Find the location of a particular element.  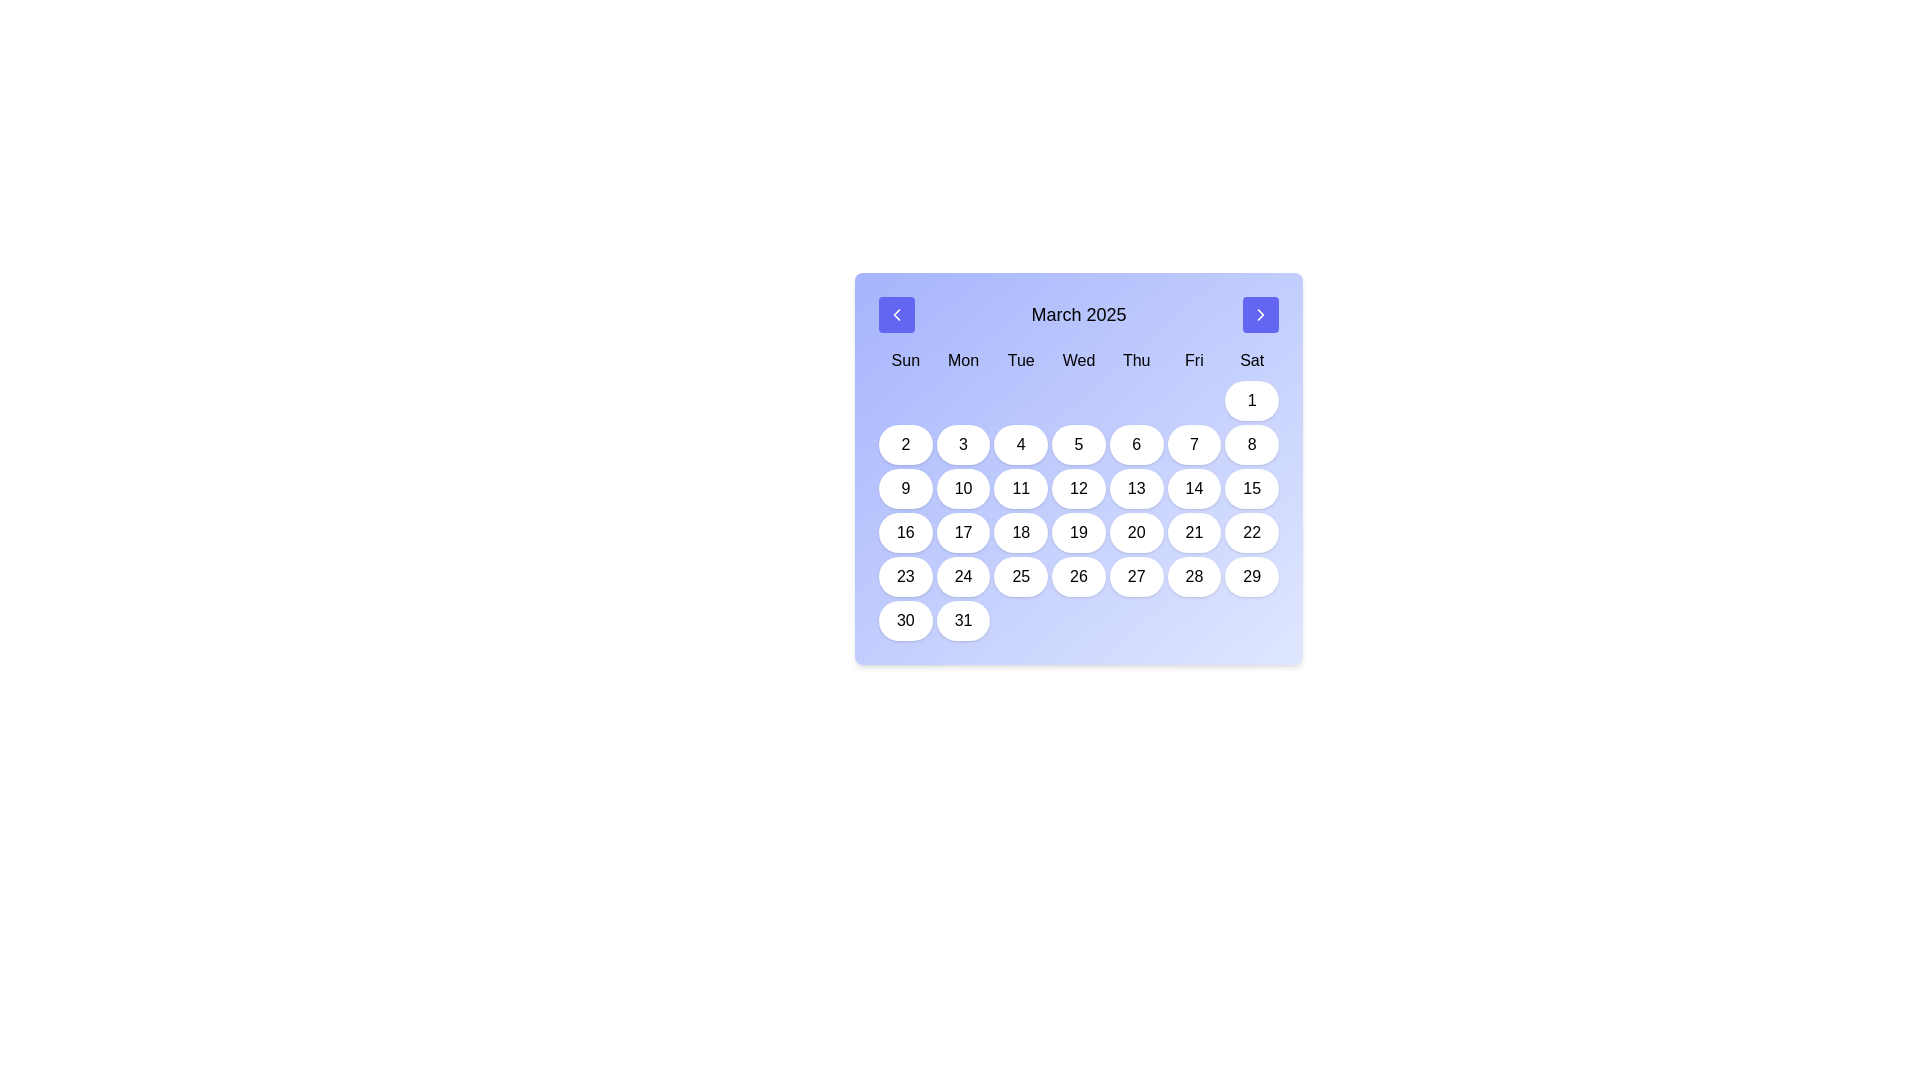

the clickable date button for the 16th day of March 2025, located is located at coordinates (904, 531).